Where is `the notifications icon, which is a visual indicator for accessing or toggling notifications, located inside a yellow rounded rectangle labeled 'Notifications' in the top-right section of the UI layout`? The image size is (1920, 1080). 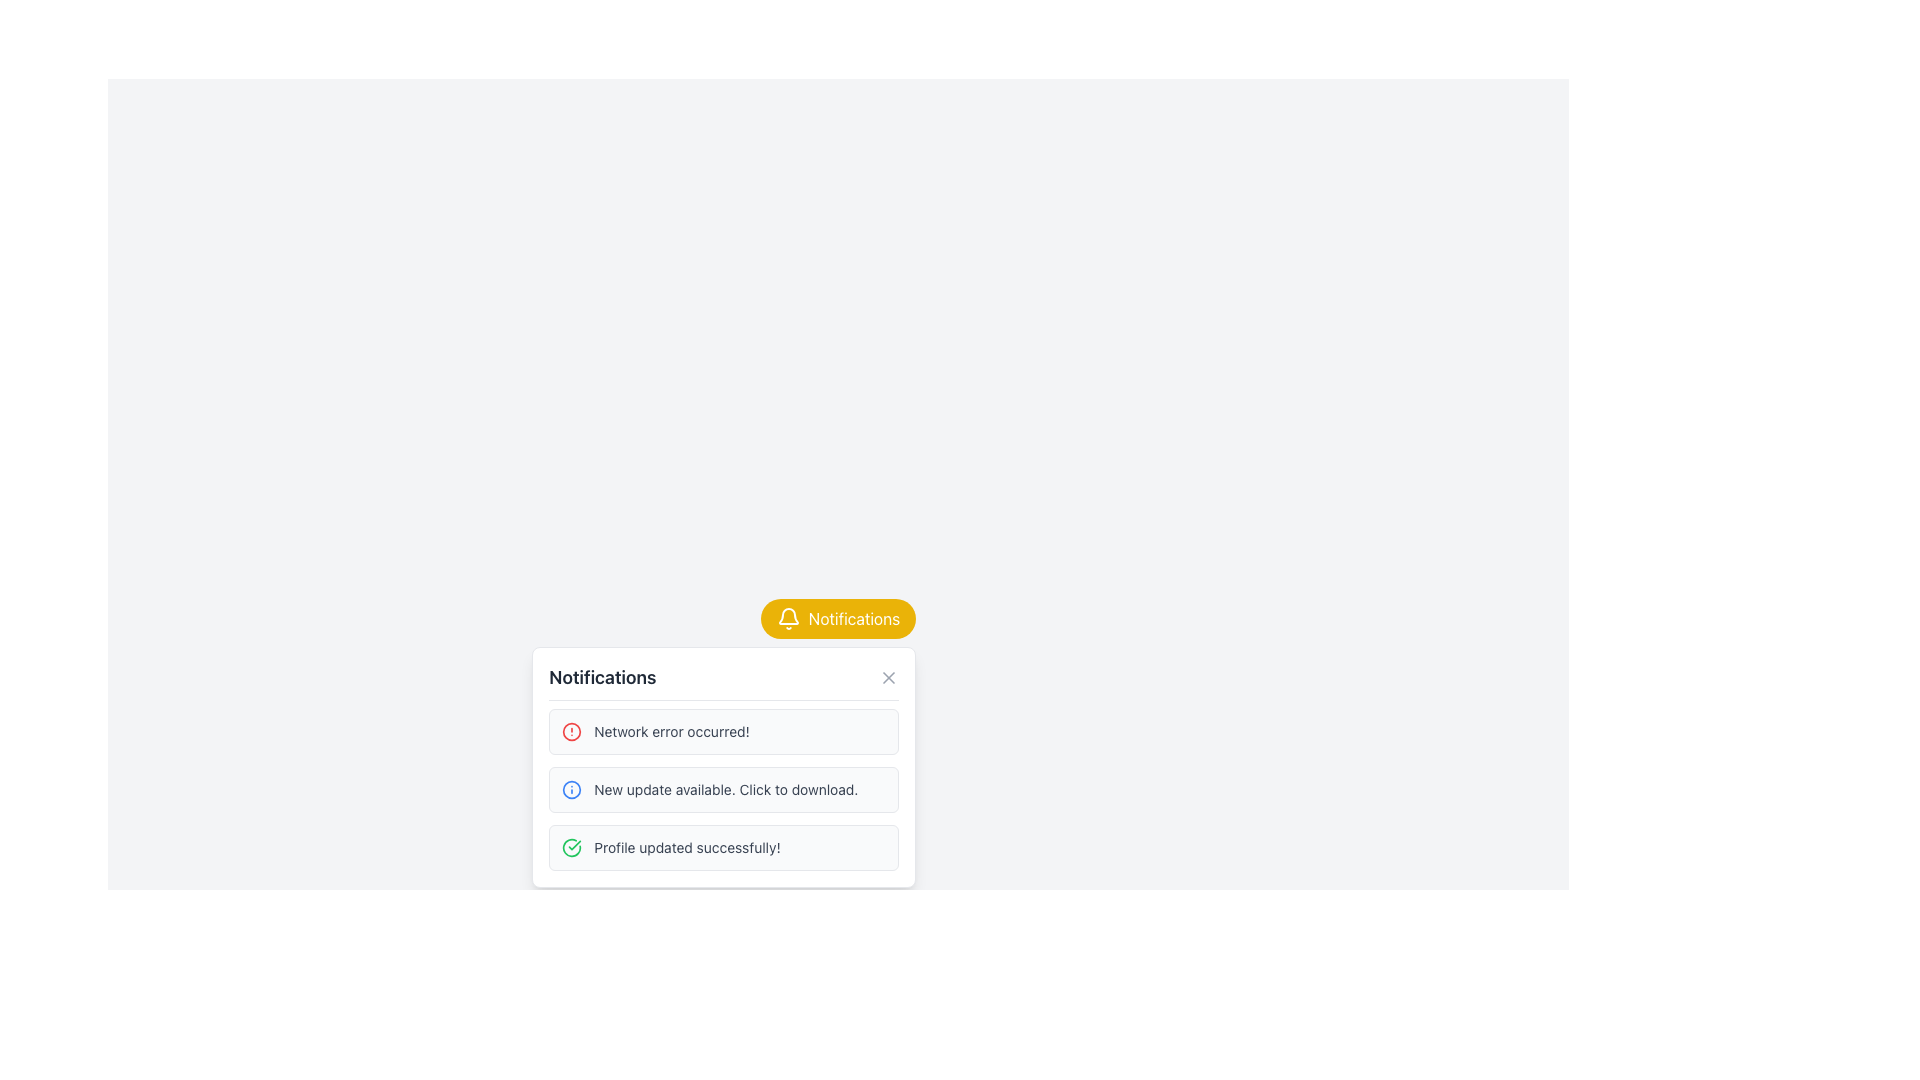 the notifications icon, which is a visual indicator for accessing or toggling notifications, located inside a yellow rounded rectangle labeled 'Notifications' in the top-right section of the UI layout is located at coordinates (787, 617).